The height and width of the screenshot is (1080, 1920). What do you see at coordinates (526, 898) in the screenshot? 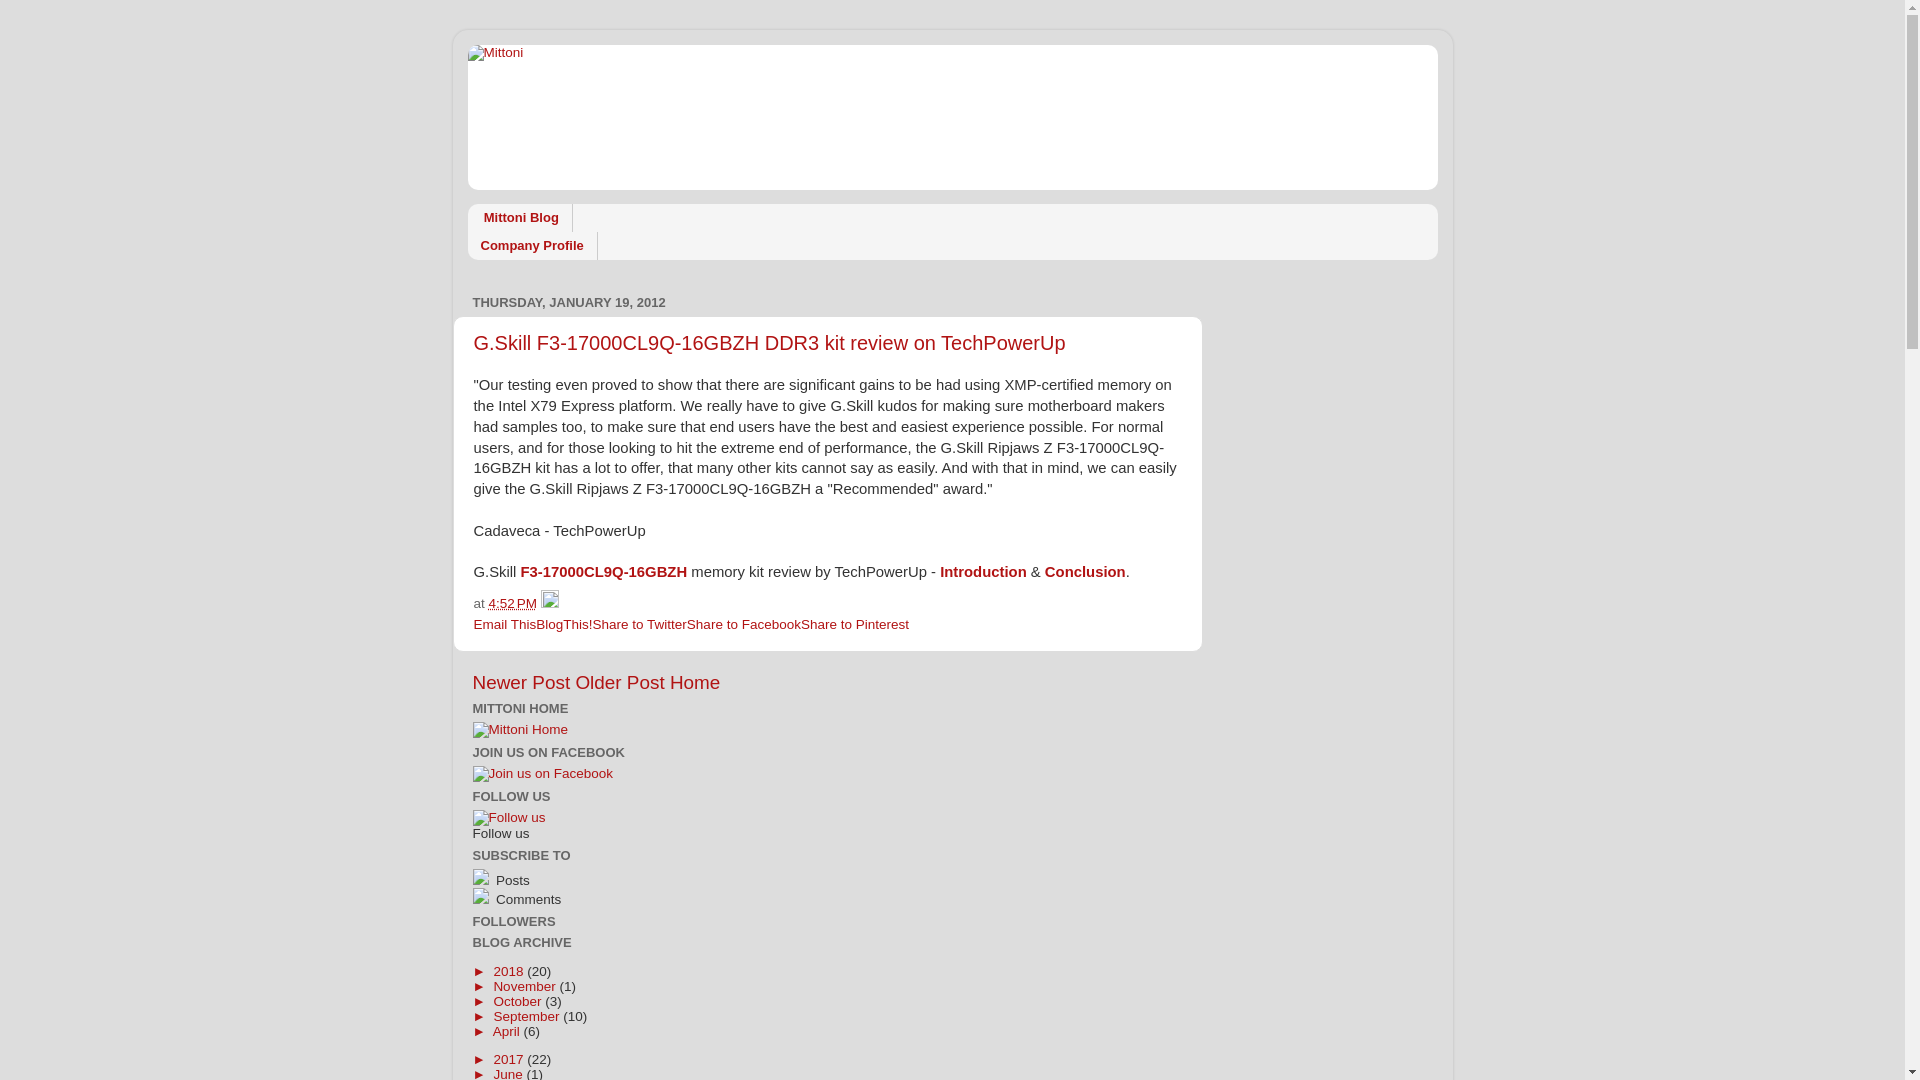
I see `'Comments'` at bounding box center [526, 898].